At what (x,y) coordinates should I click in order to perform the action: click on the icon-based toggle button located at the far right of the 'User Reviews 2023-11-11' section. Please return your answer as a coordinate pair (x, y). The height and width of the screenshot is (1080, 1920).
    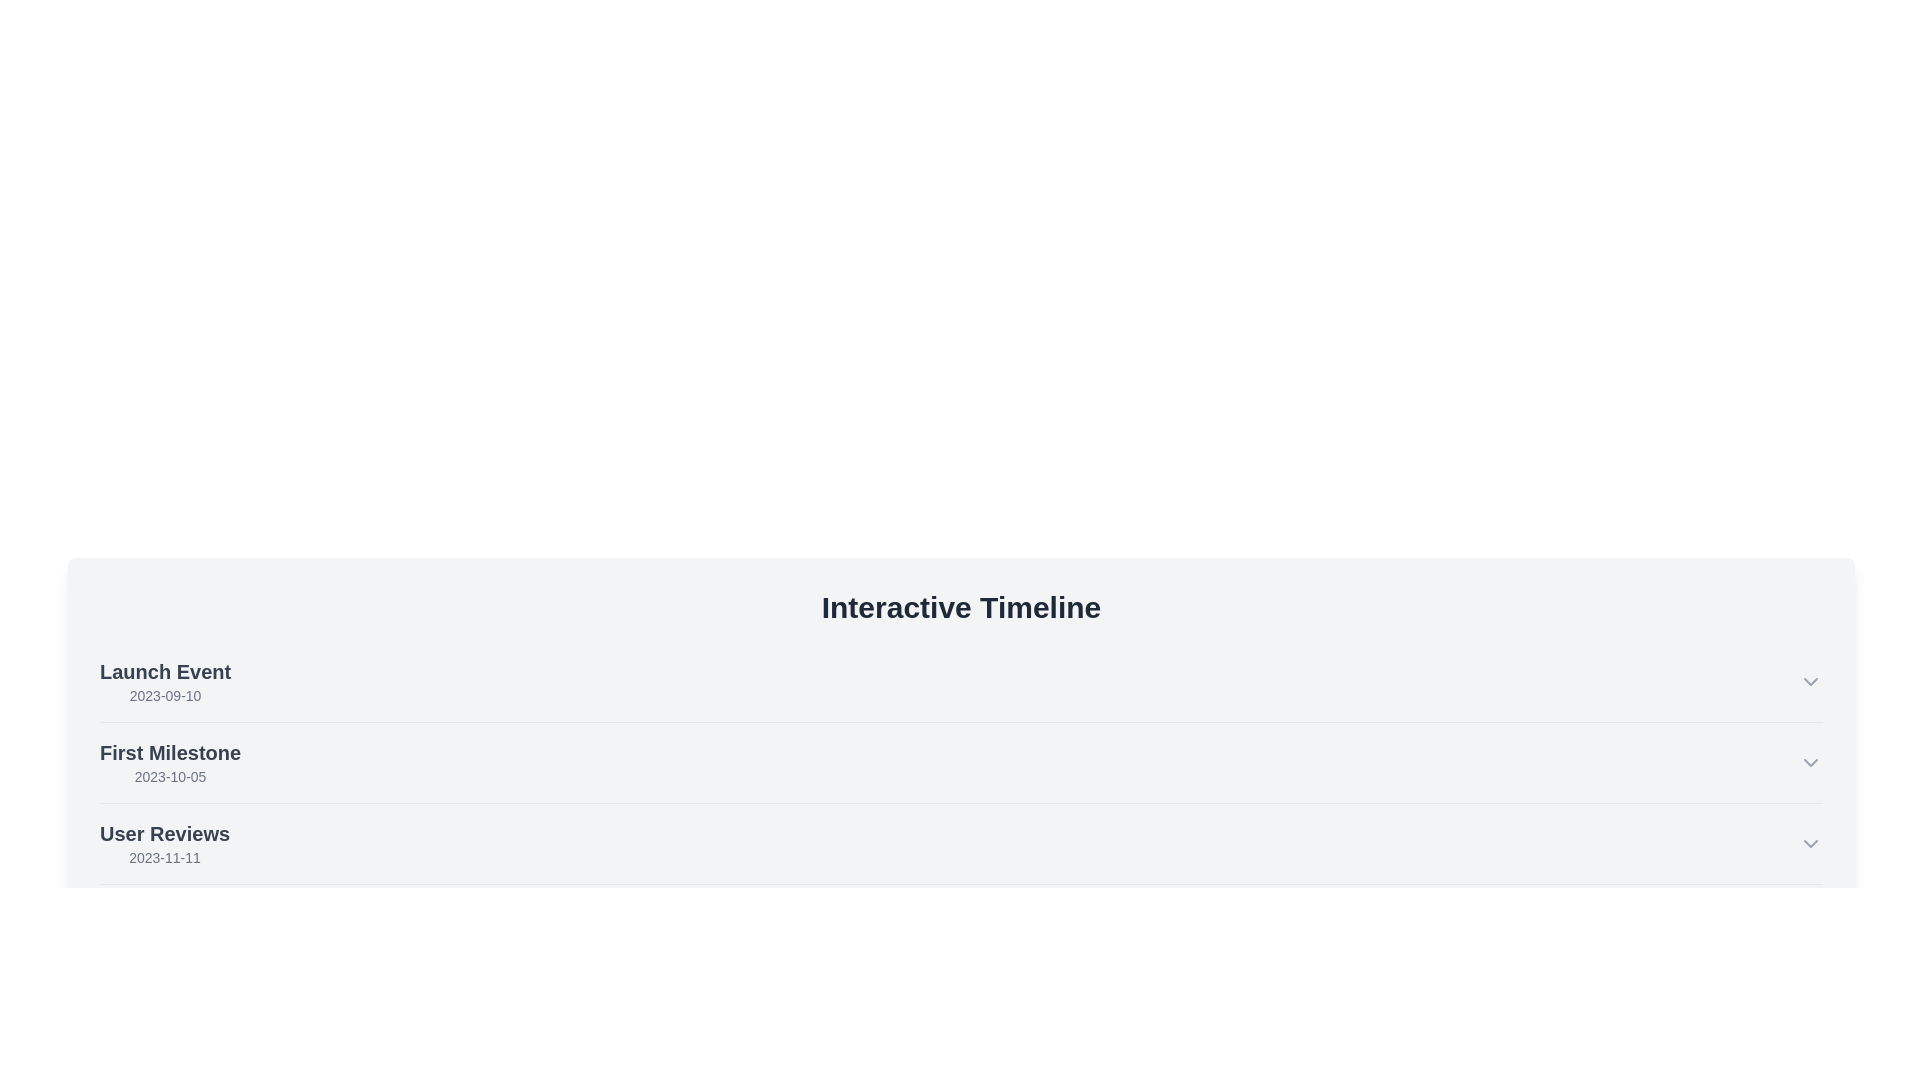
    Looking at the image, I should click on (1810, 844).